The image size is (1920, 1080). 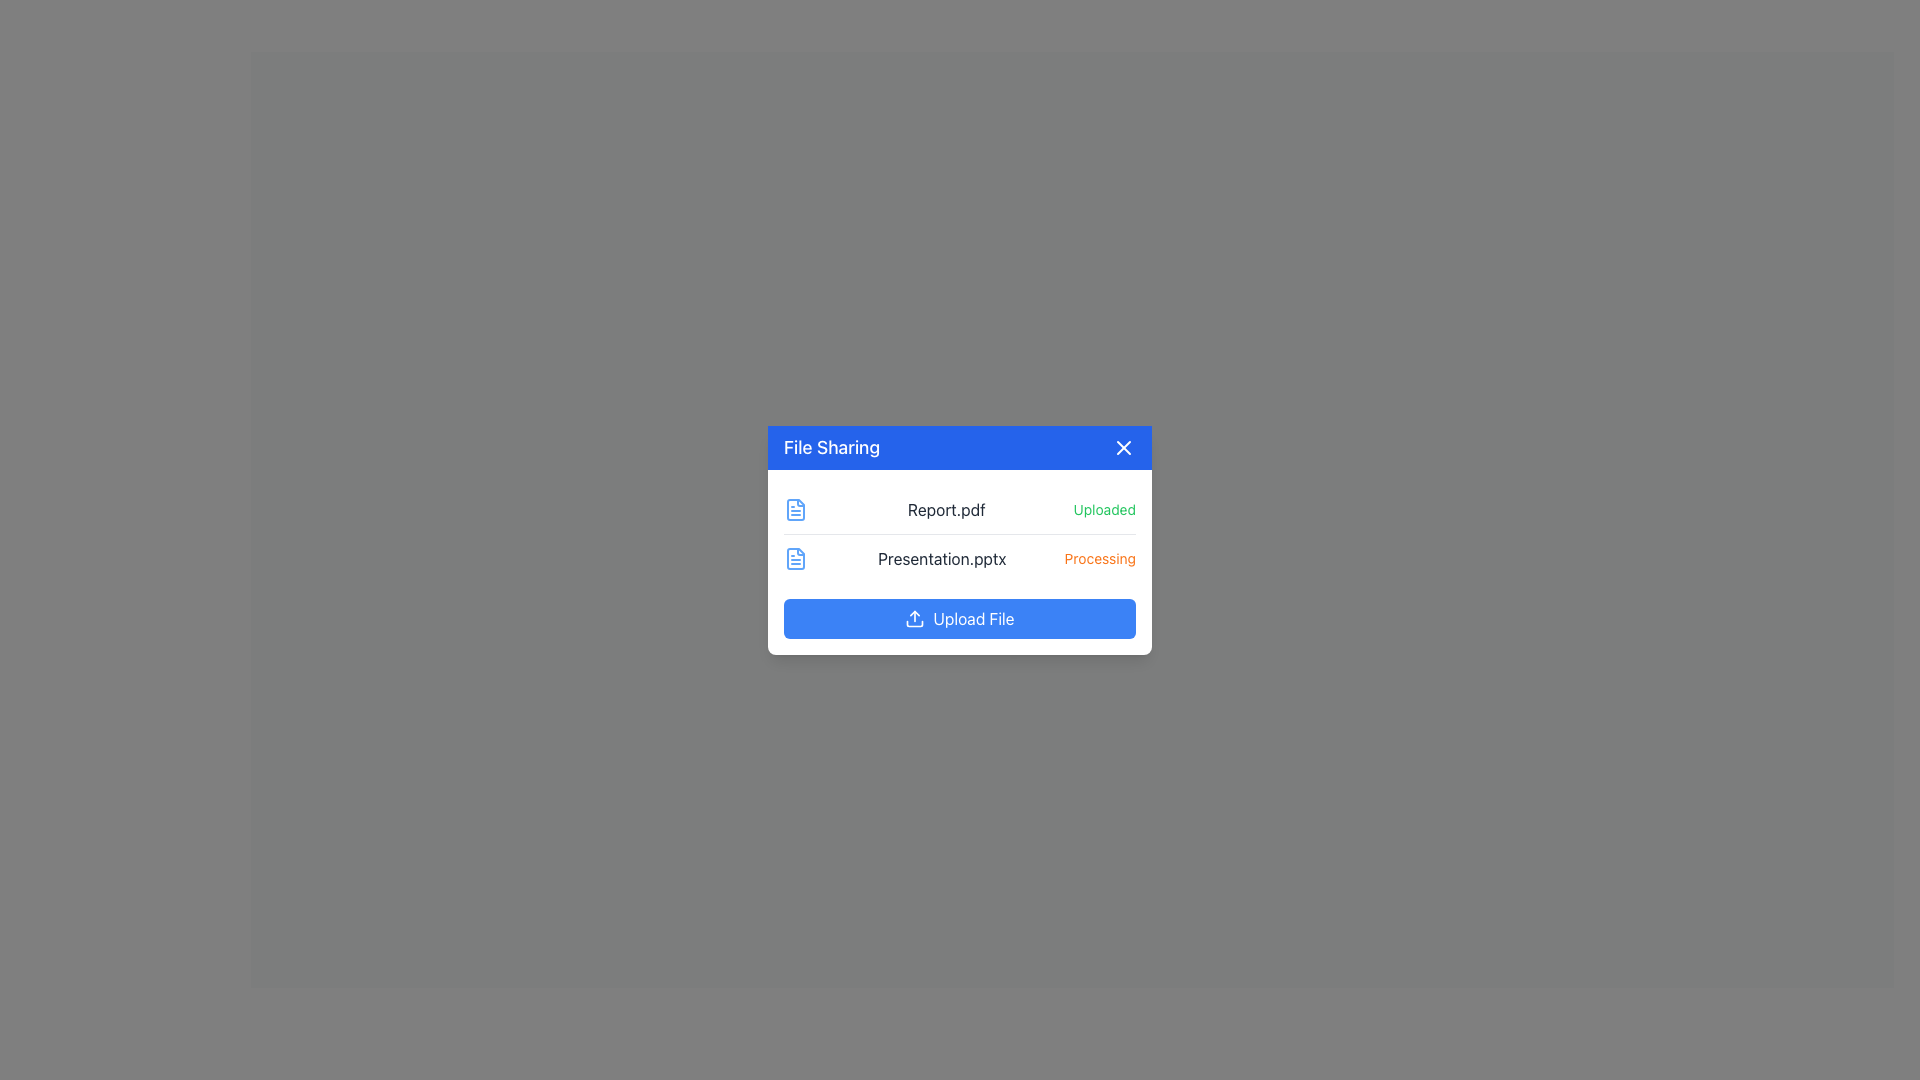 What do you see at coordinates (1123, 446) in the screenshot?
I see `the 'X' icon button located at the top-right corner of the 'File Sharing' modal interface` at bounding box center [1123, 446].